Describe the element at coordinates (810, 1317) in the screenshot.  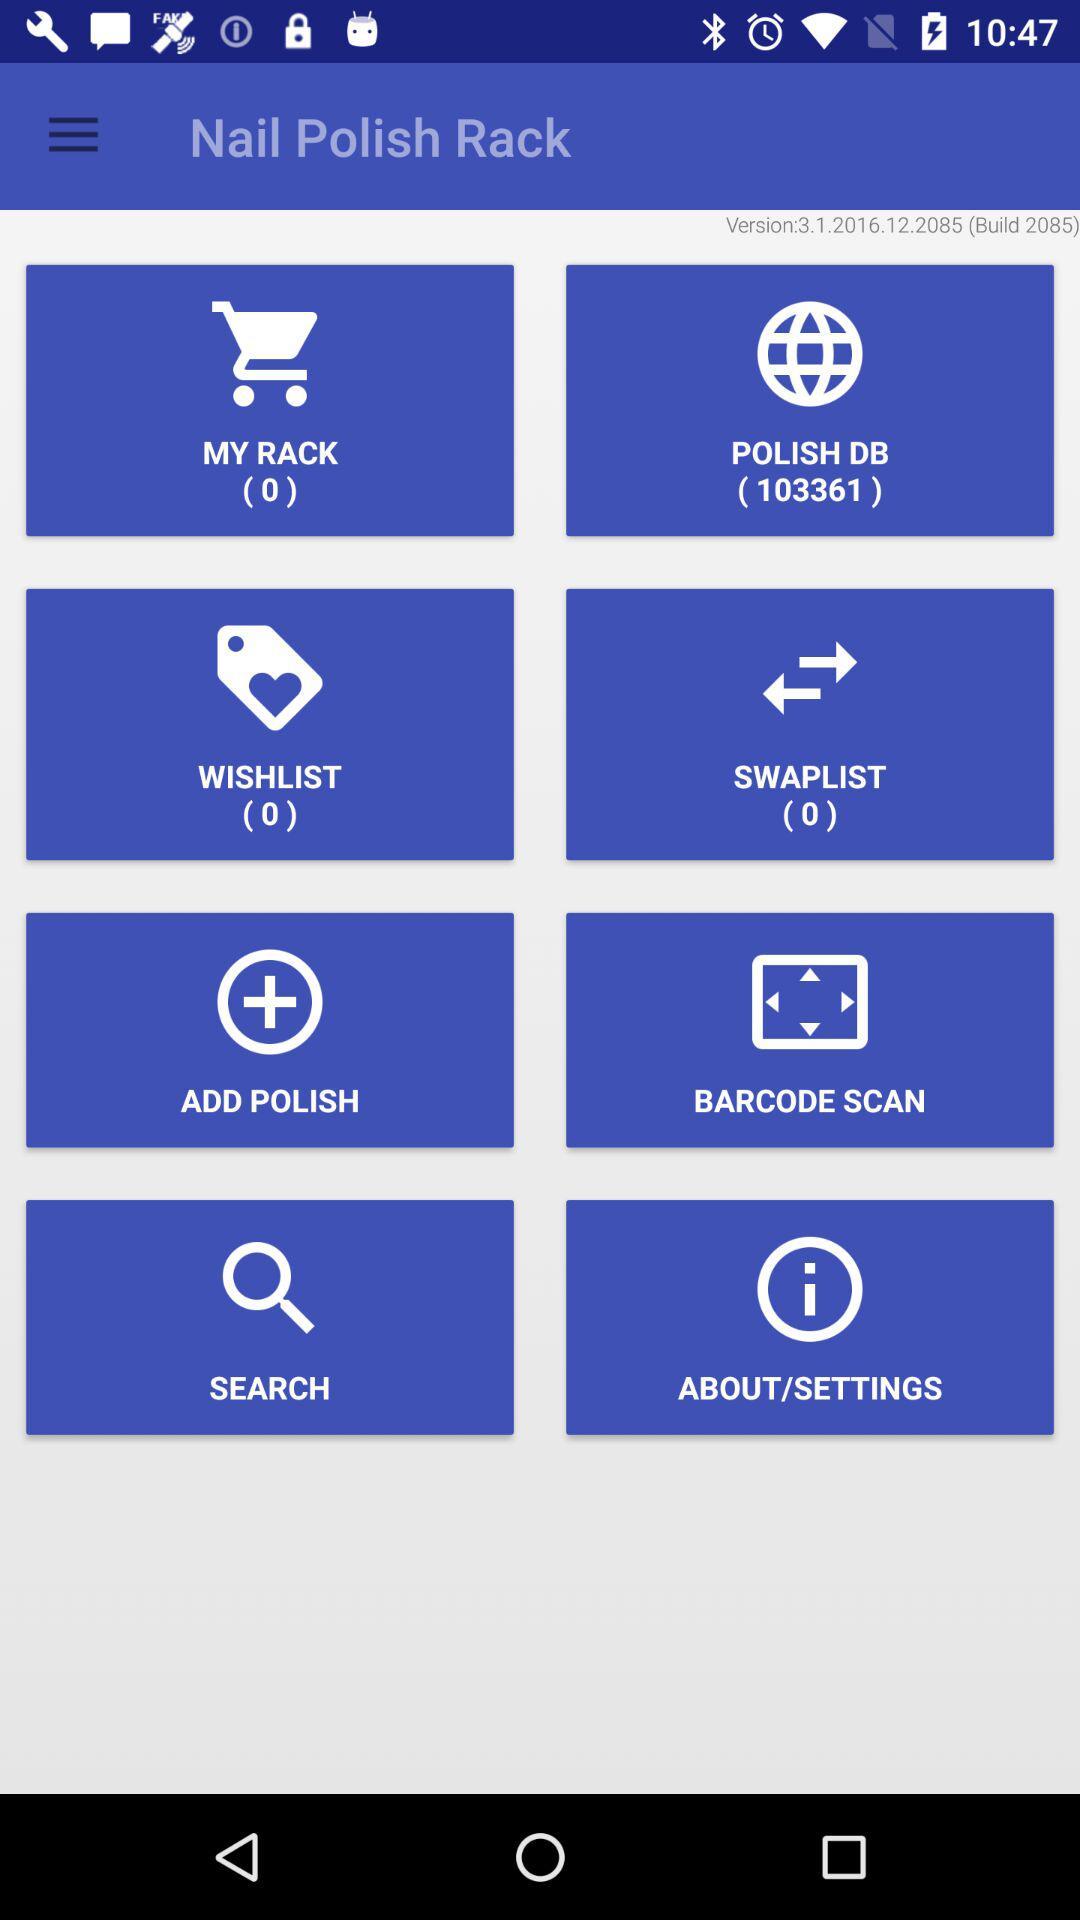
I see `the icon at the bottom right corner` at that location.